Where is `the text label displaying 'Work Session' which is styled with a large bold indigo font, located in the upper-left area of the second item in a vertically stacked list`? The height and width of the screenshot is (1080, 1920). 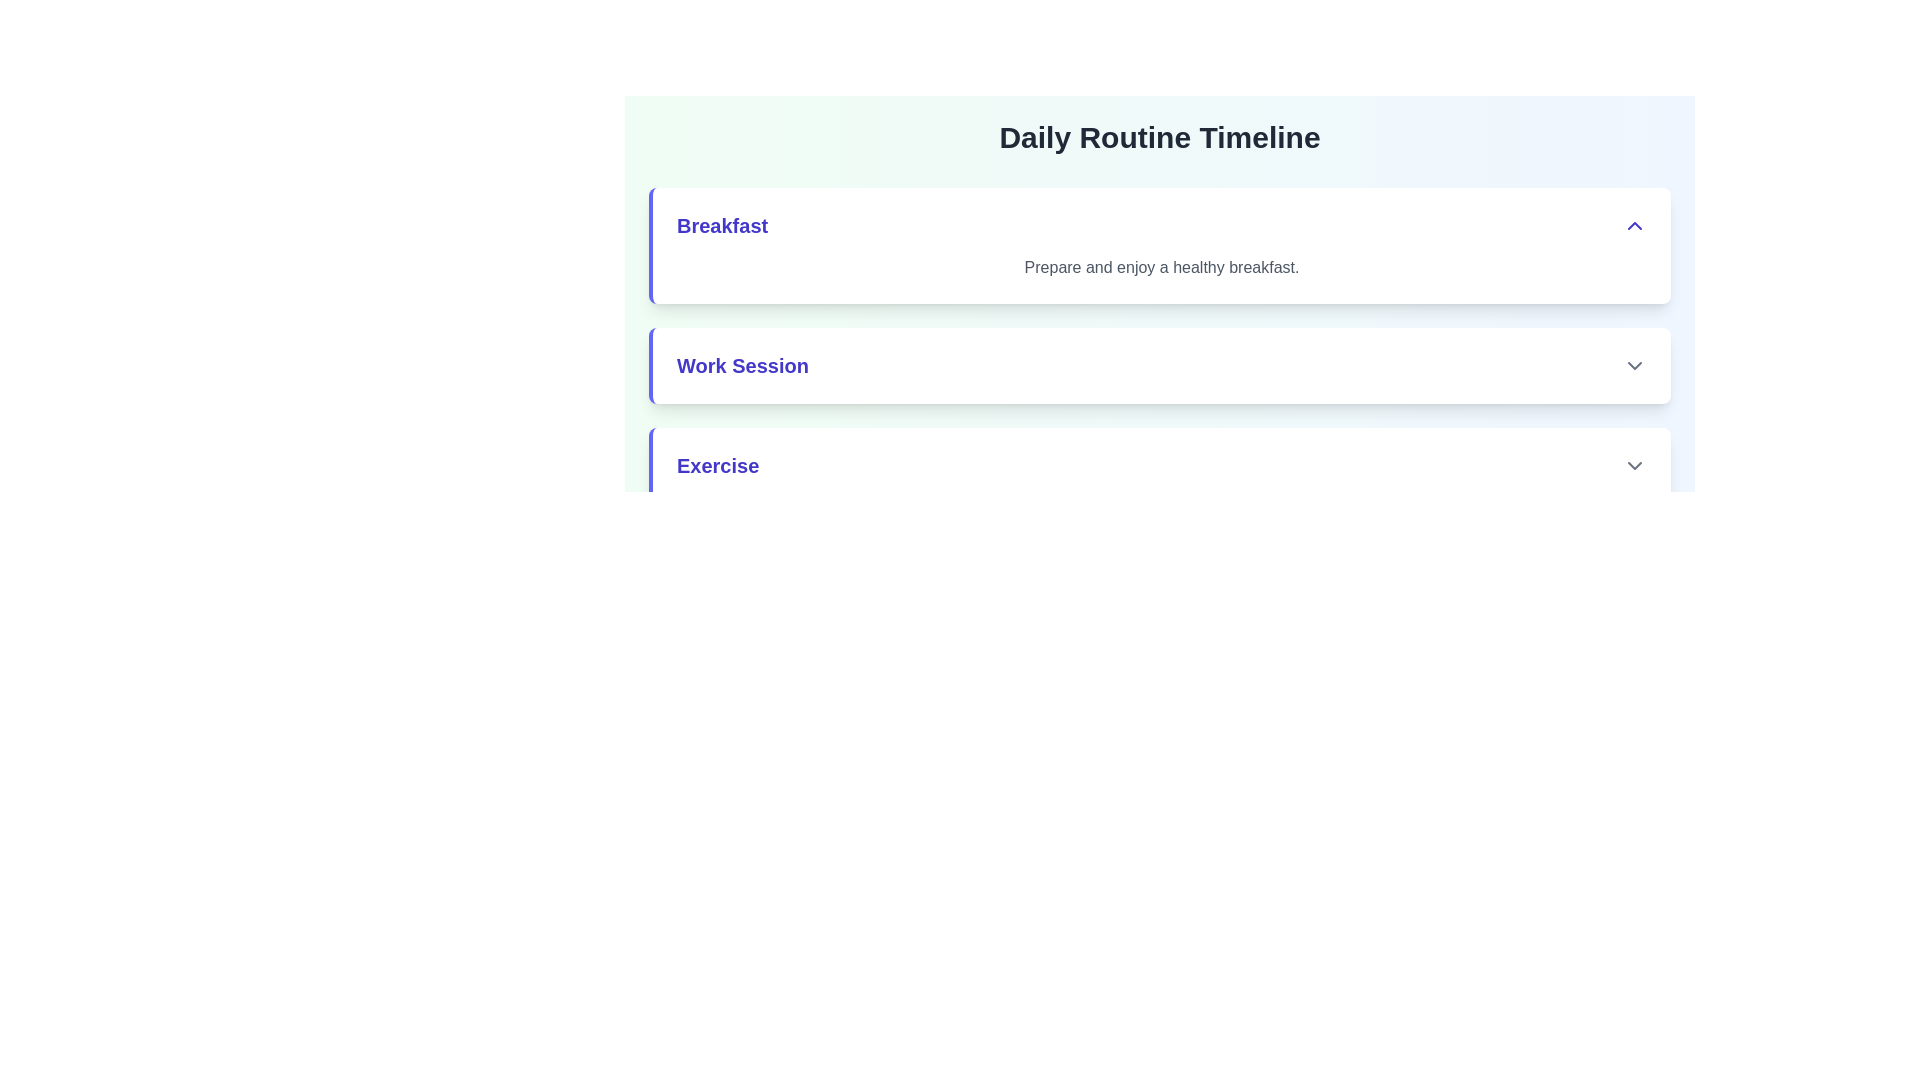
the text label displaying 'Work Session' which is styled with a large bold indigo font, located in the upper-left area of the second item in a vertically stacked list is located at coordinates (742, 366).